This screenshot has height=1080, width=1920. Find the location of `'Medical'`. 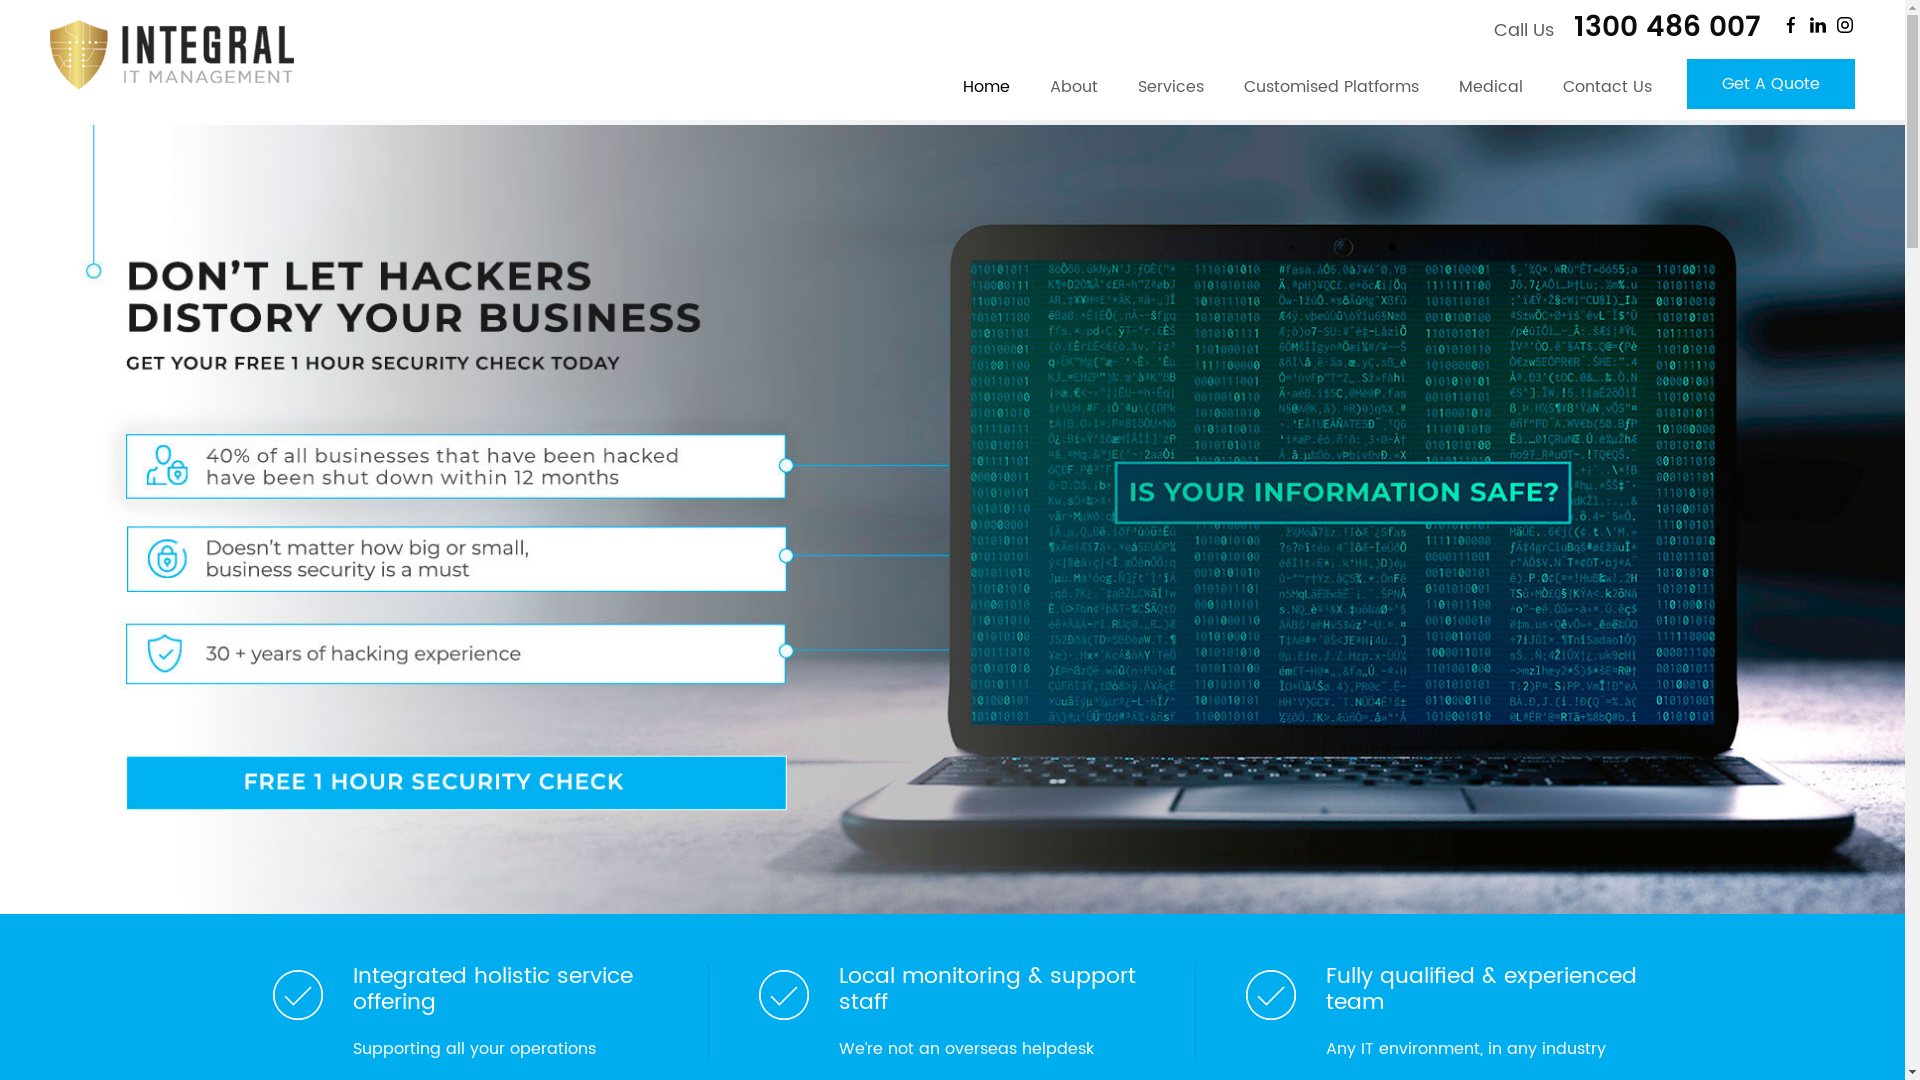

'Medical' is located at coordinates (1491, 92).